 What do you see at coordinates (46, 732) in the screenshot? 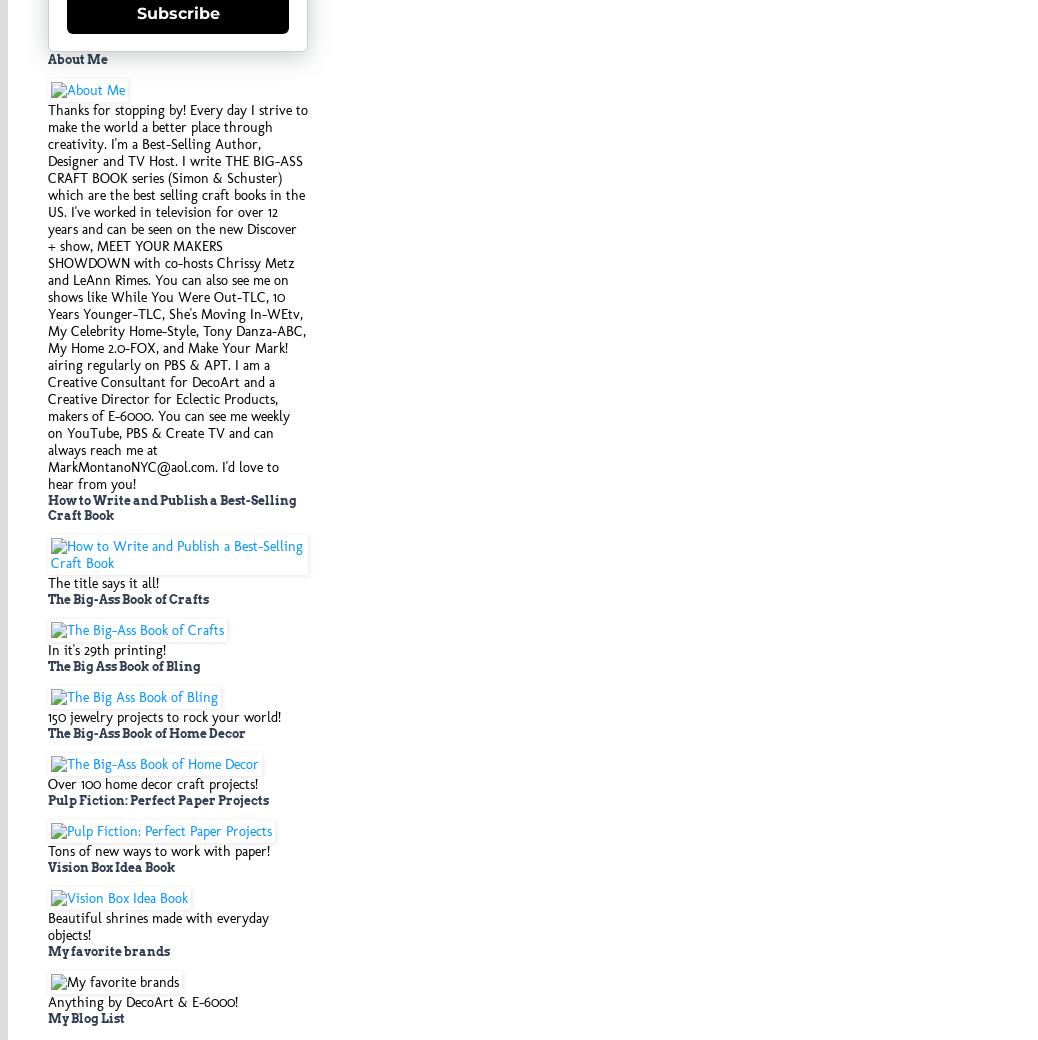
I see `'The Big-Ass Book of Home Decor'` at bounding box center [46, 732].